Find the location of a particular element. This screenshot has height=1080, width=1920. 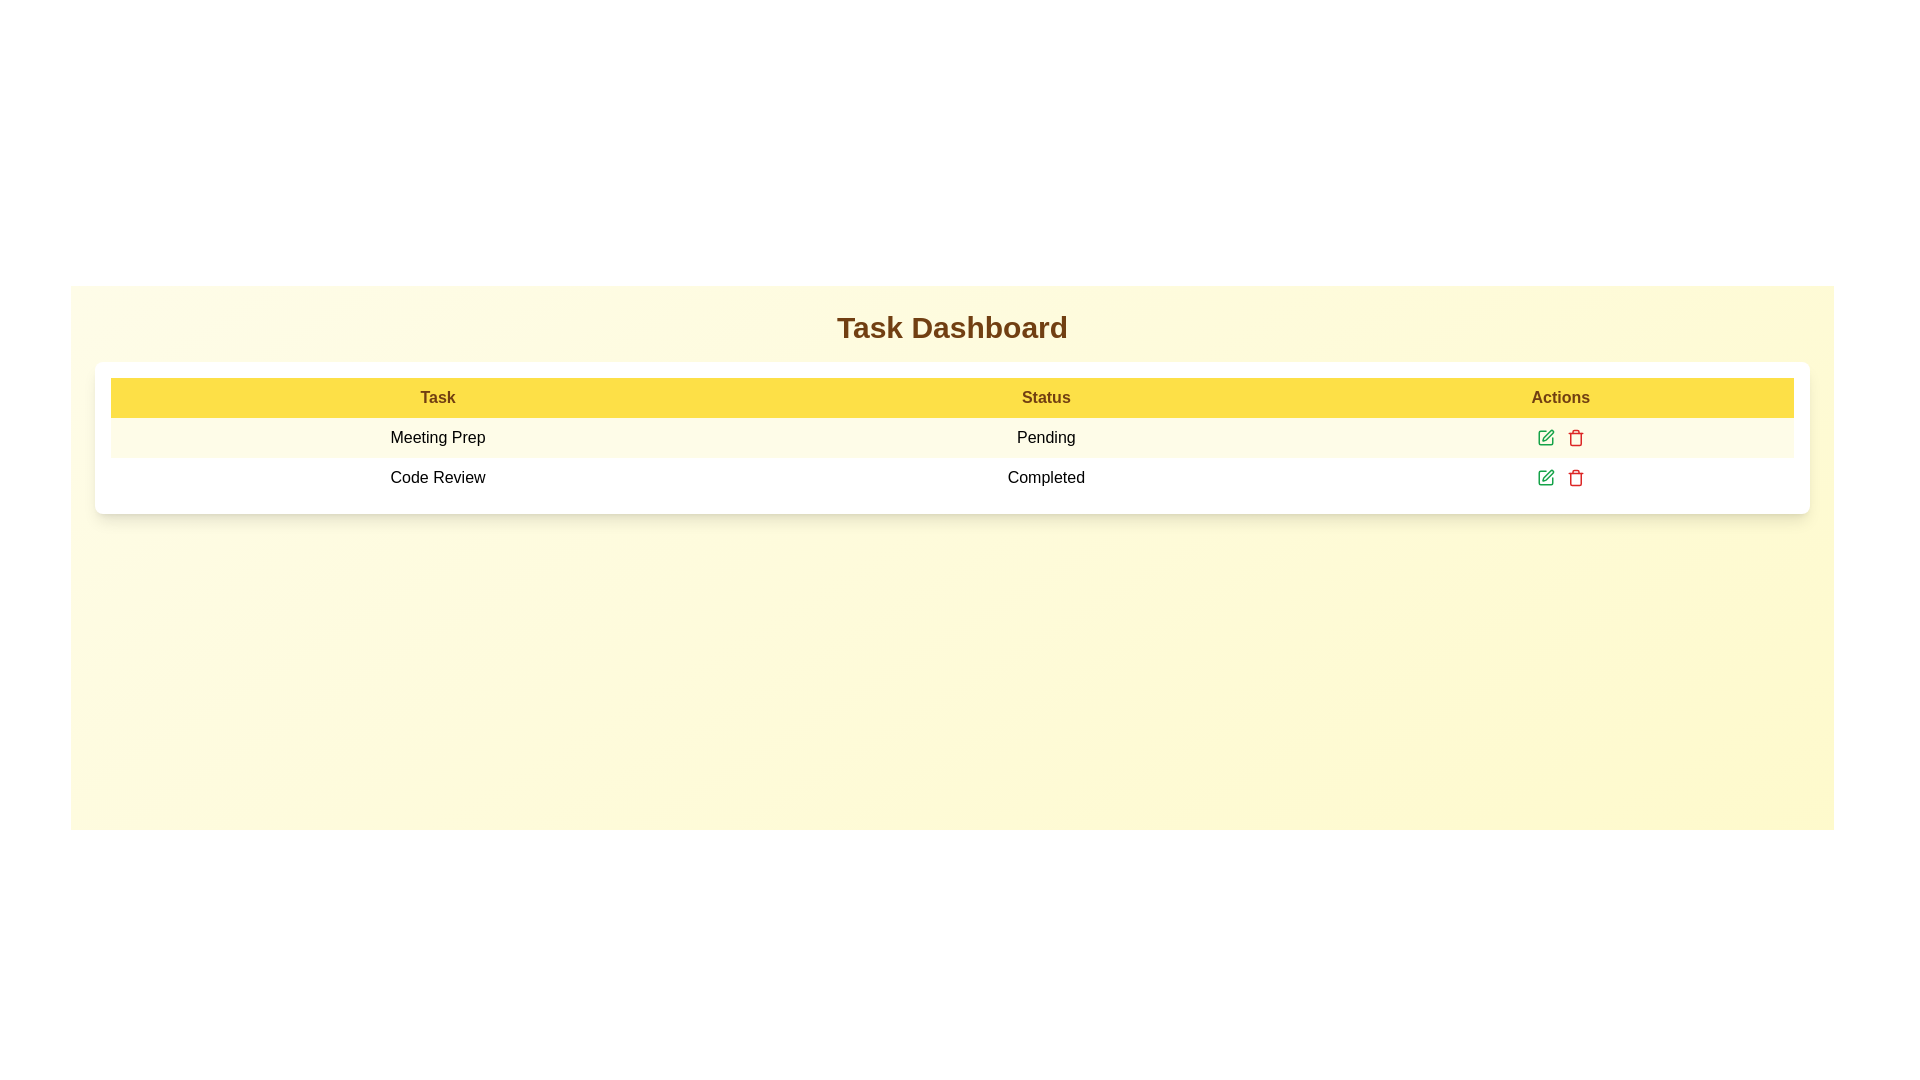

the pencil-like icon button located in the Actions column next to the 'Code Review' row in the bottom row of the structured table is located at coordinates (1547, 475).